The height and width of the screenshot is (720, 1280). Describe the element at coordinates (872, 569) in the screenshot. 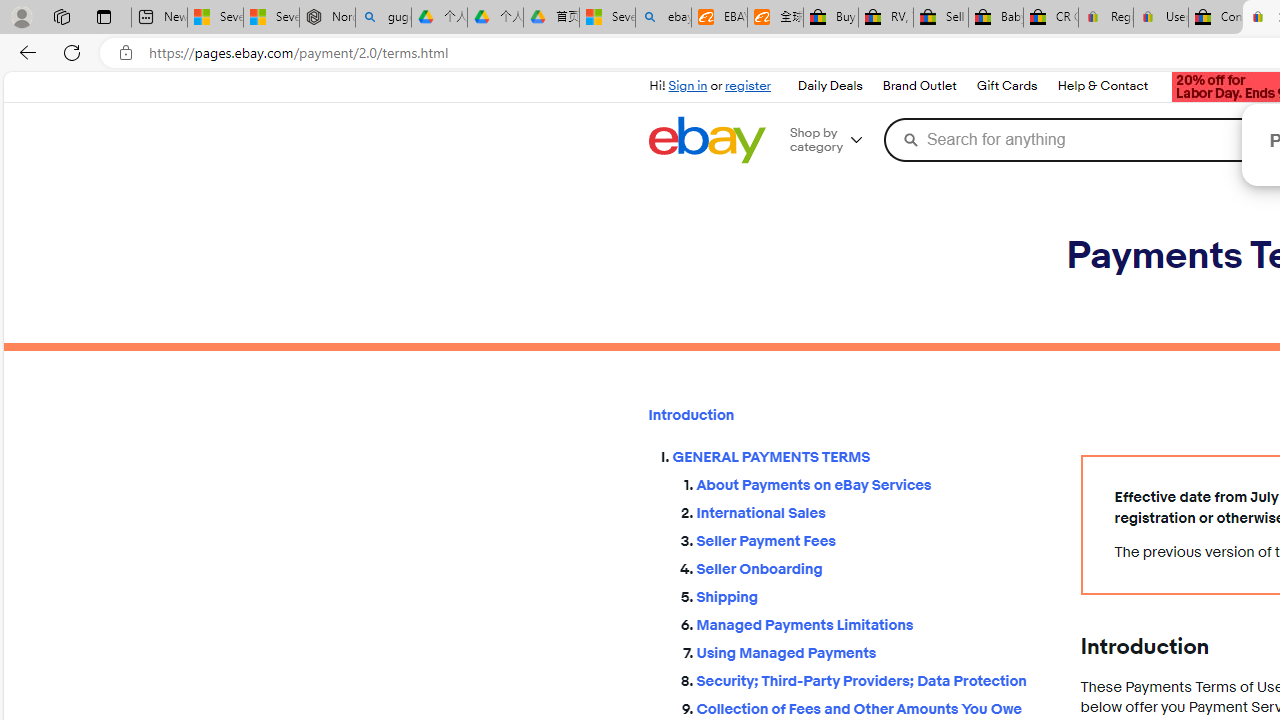

I see `'Seller Onboarding'` at that location.